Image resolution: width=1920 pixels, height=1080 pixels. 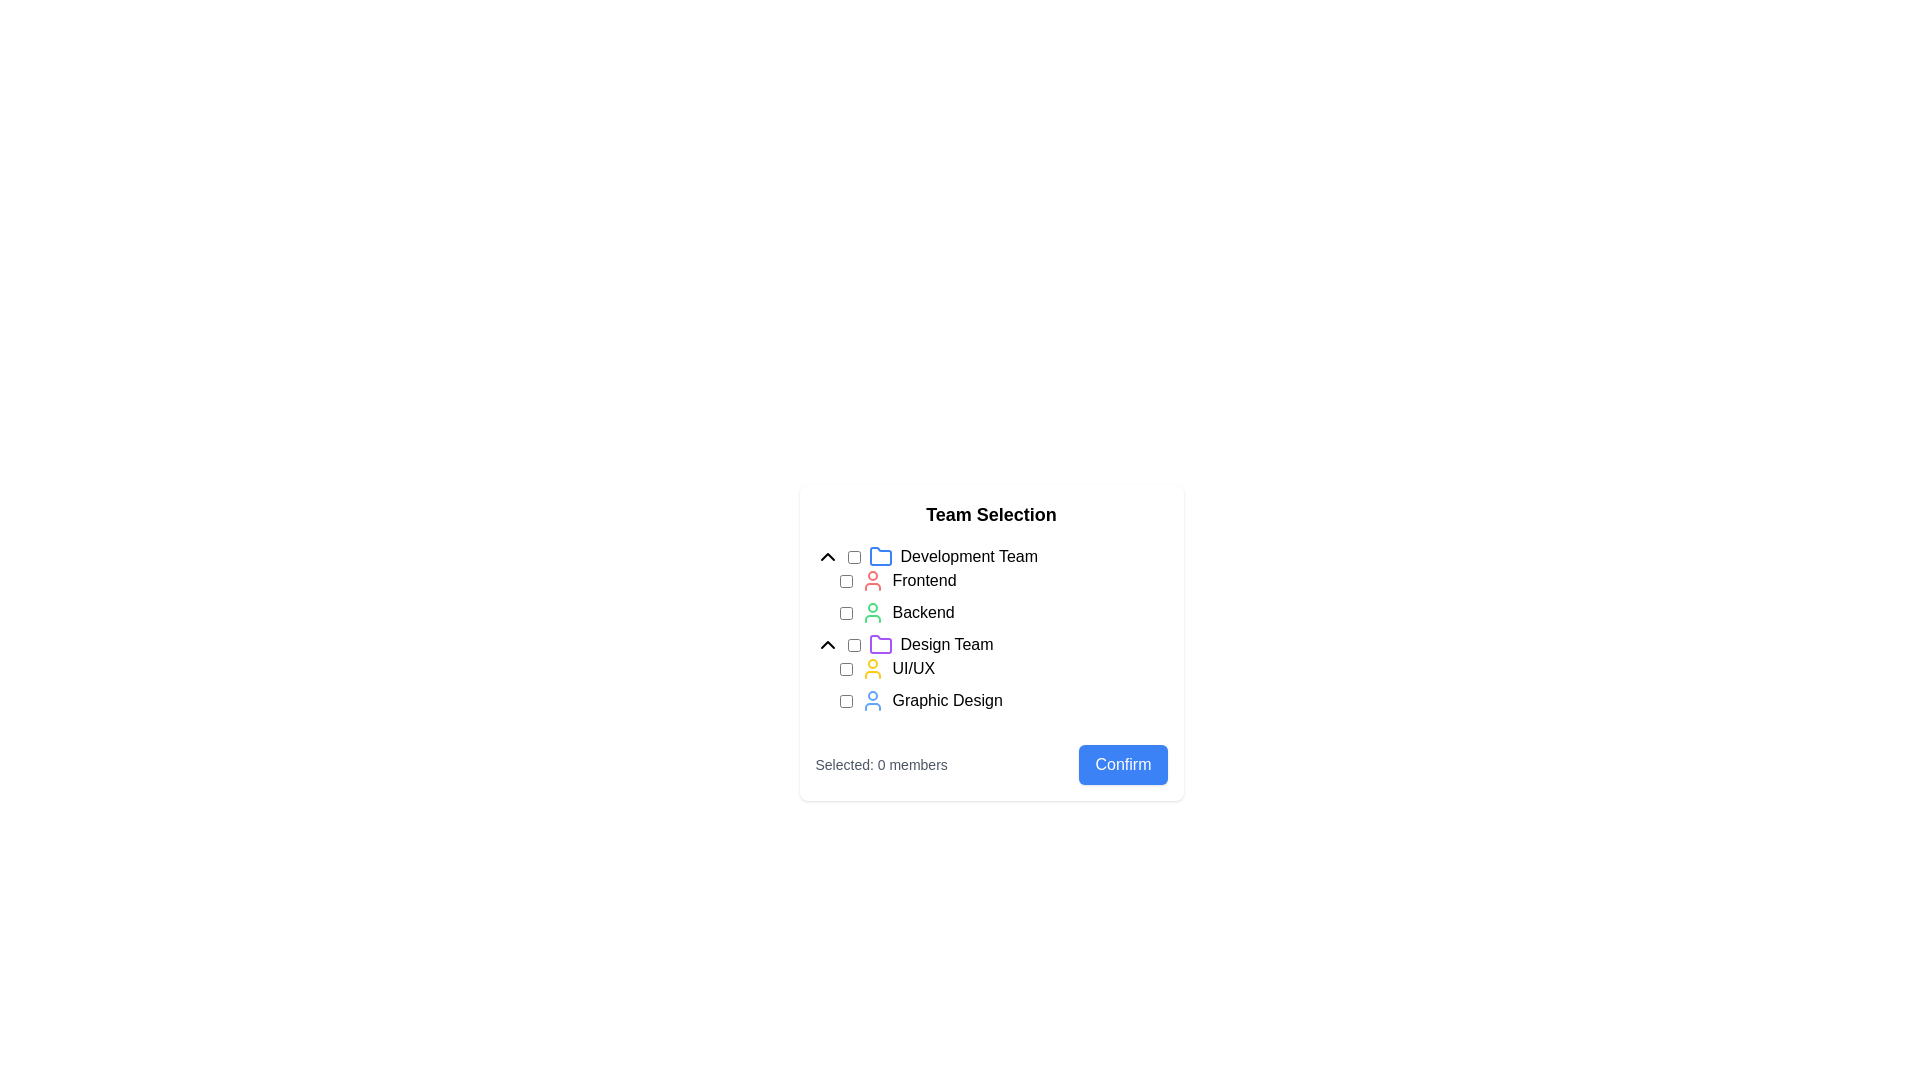 What do you see at coordinates (946, 700) in the screenshot?
I see `the 'Graphic Design' text label in the 'Design Team' subsection, located at the bottom of the list with a checkbox on its left` at bounding box center [946, 700].